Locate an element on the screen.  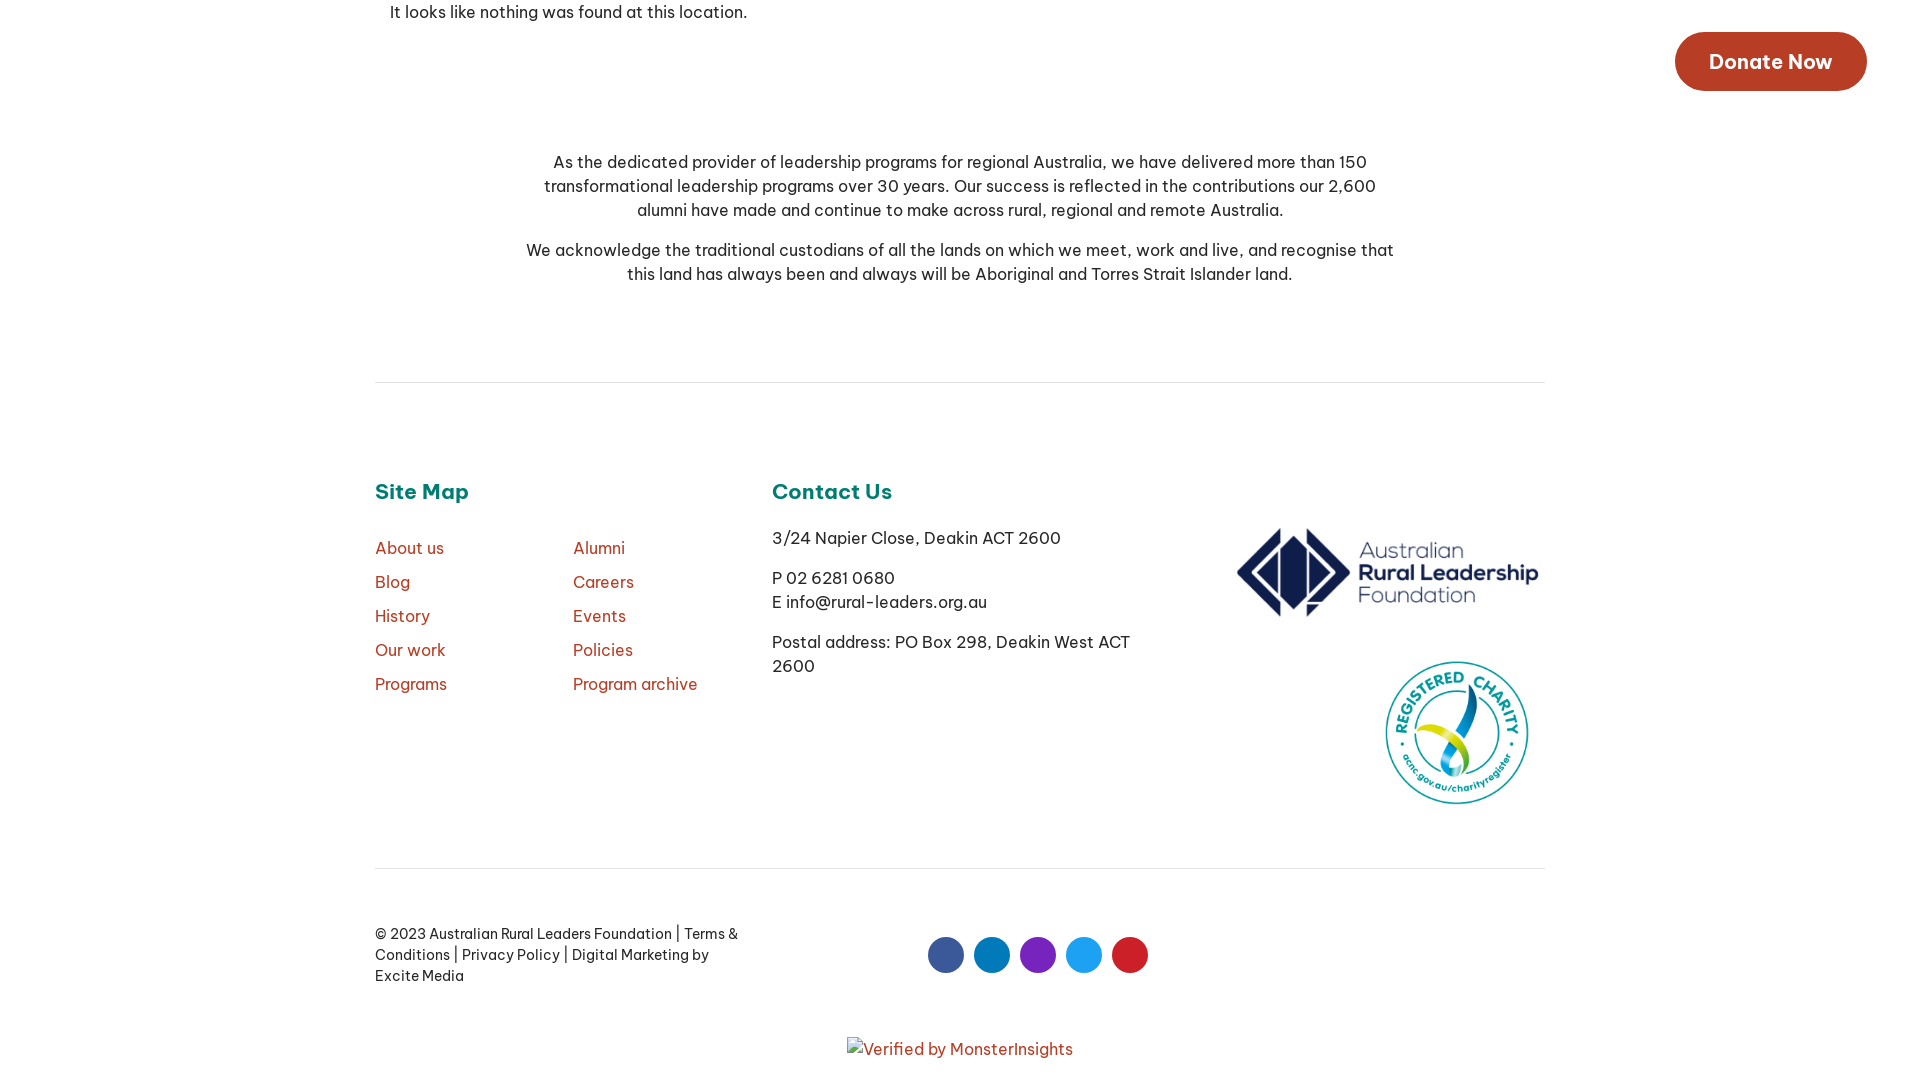
'02 6281 0680' is located at coordinates (840, 578).